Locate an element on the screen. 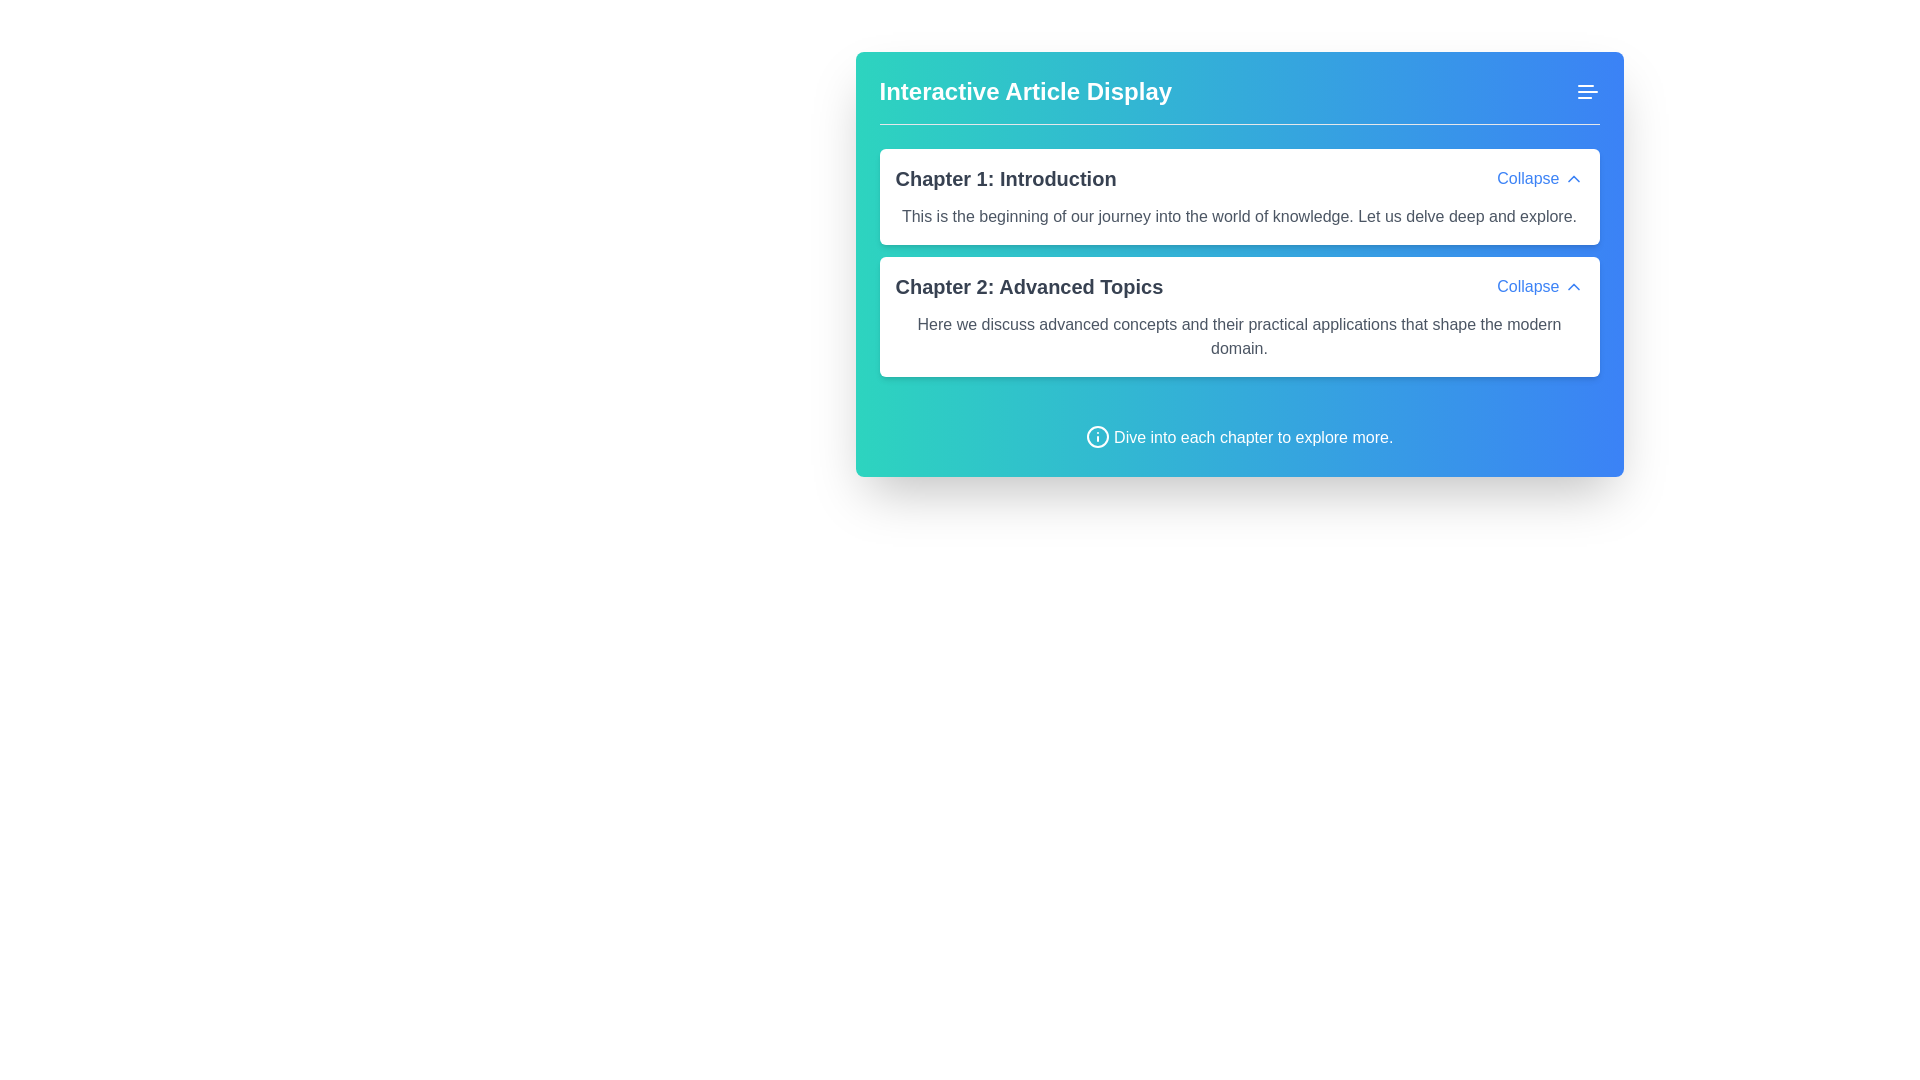 This screenshot has height=1080, width=1920. the chevron-like icon with a triangular arrow pointing upwards, styled with a blue stroke color, located to the right of the 'Collapse' text in the upper-right corner of the second chapter's box is located at coordinates (1572, 286).